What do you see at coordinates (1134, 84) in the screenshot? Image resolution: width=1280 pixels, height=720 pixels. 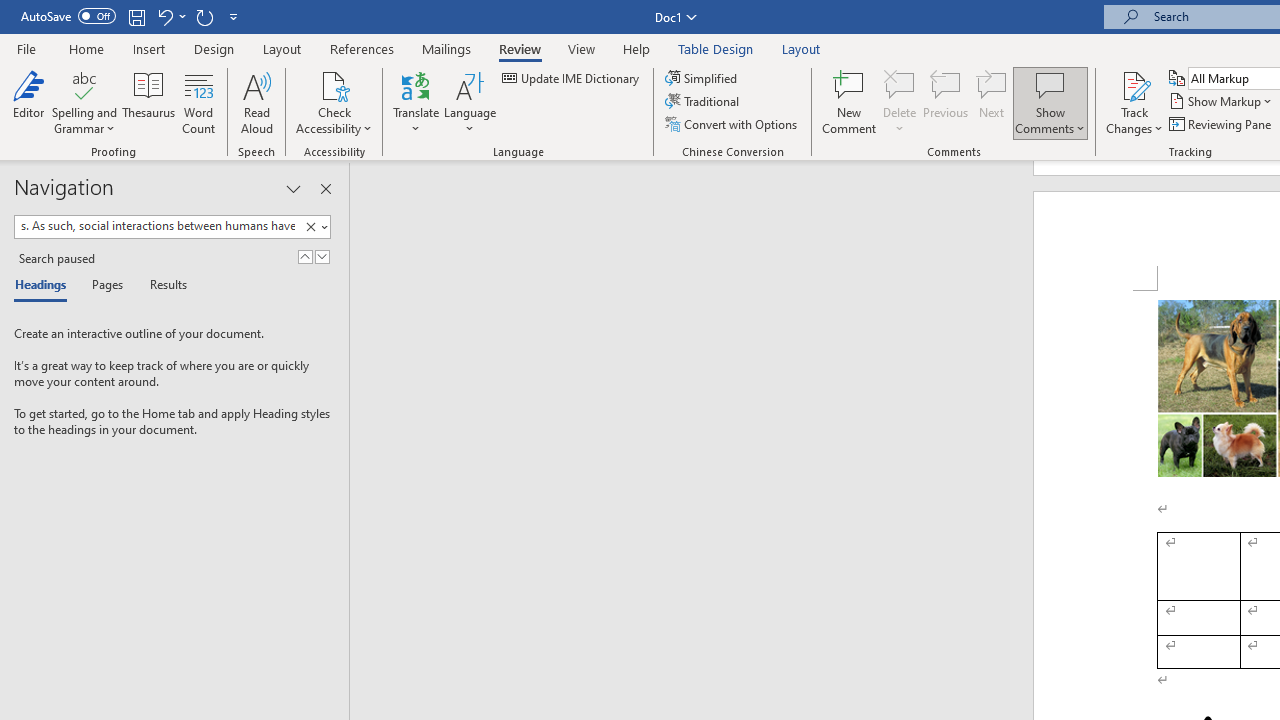 I see `'Track Changes'` at bounding box center [1134, 84].